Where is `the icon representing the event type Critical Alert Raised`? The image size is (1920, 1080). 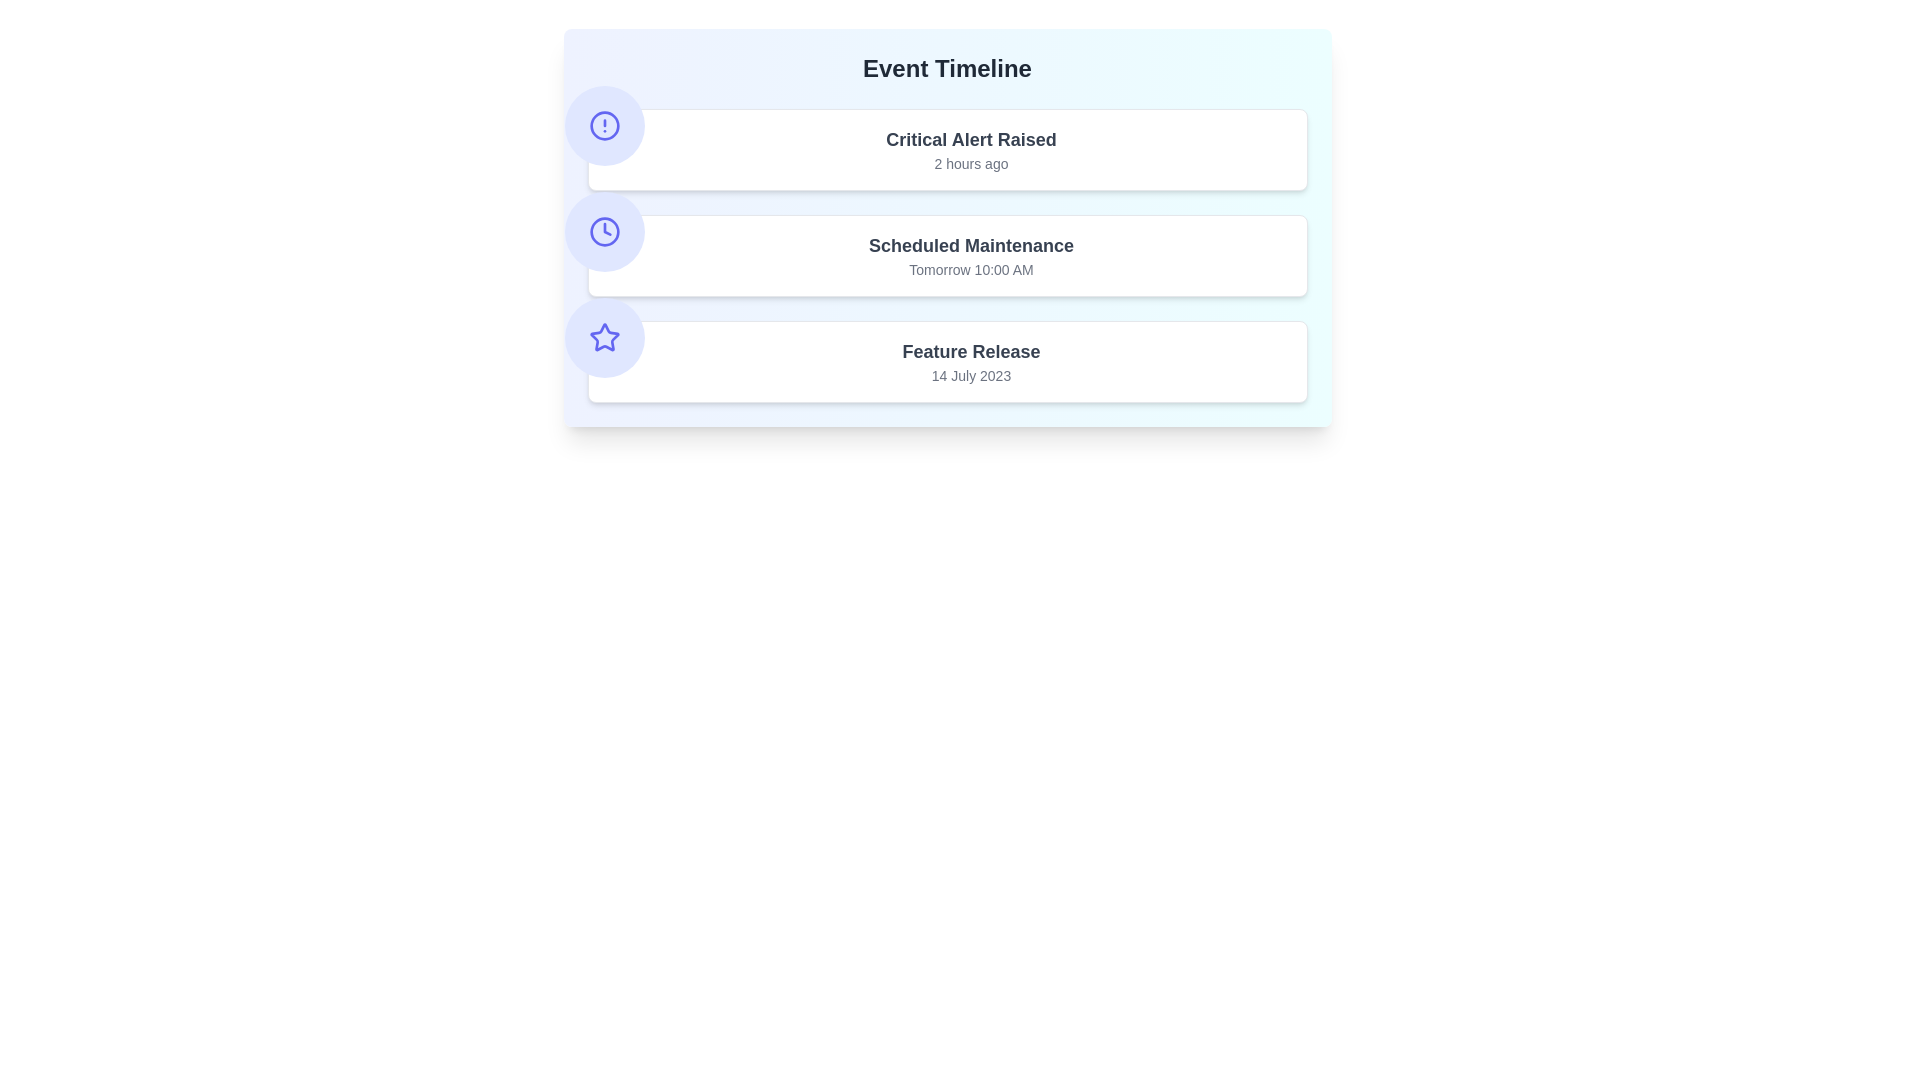
the icon representing the event type Critical Alert Raised is located at coordinates (603, 126).